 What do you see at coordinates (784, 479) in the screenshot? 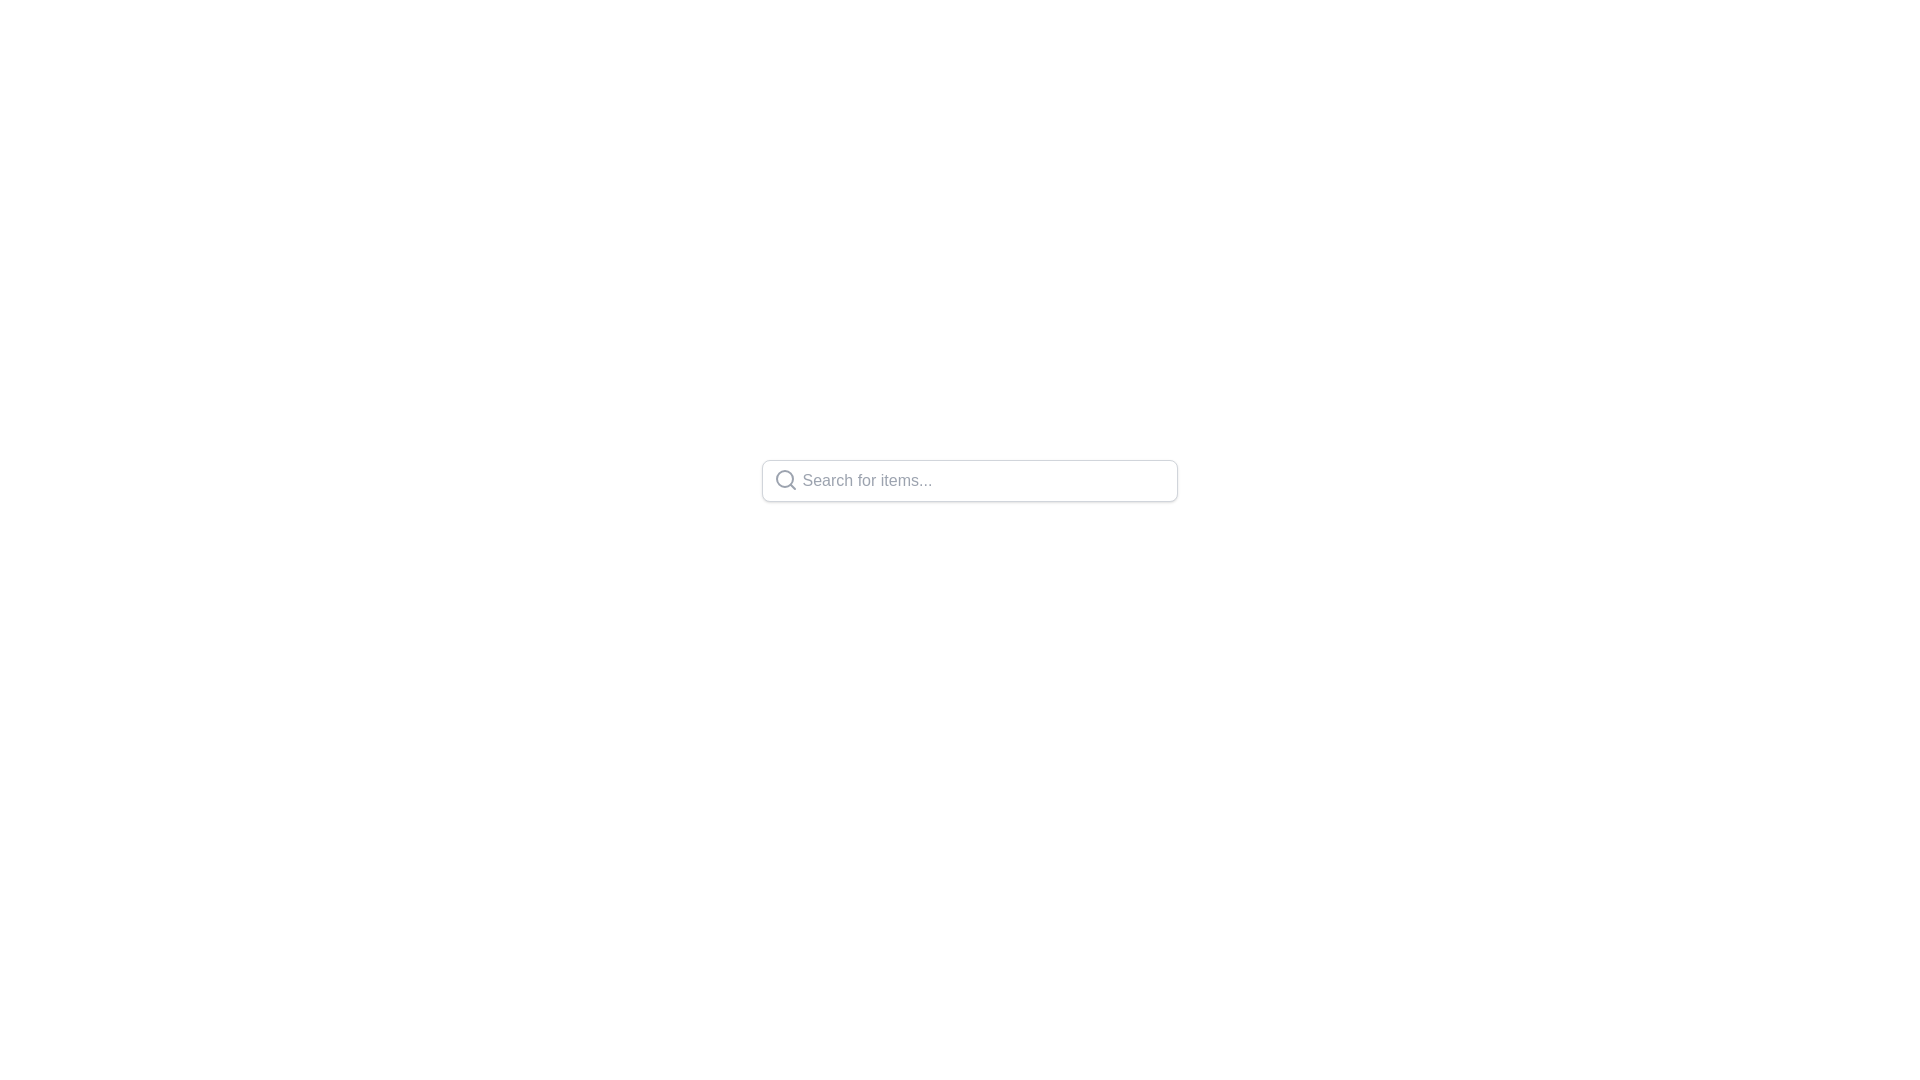
I see `the magnifying glass icon that signifies the search functionality, located inside the search input field to the left of the placeholder text 'Search for items...'` at bounding box center [784, 479].